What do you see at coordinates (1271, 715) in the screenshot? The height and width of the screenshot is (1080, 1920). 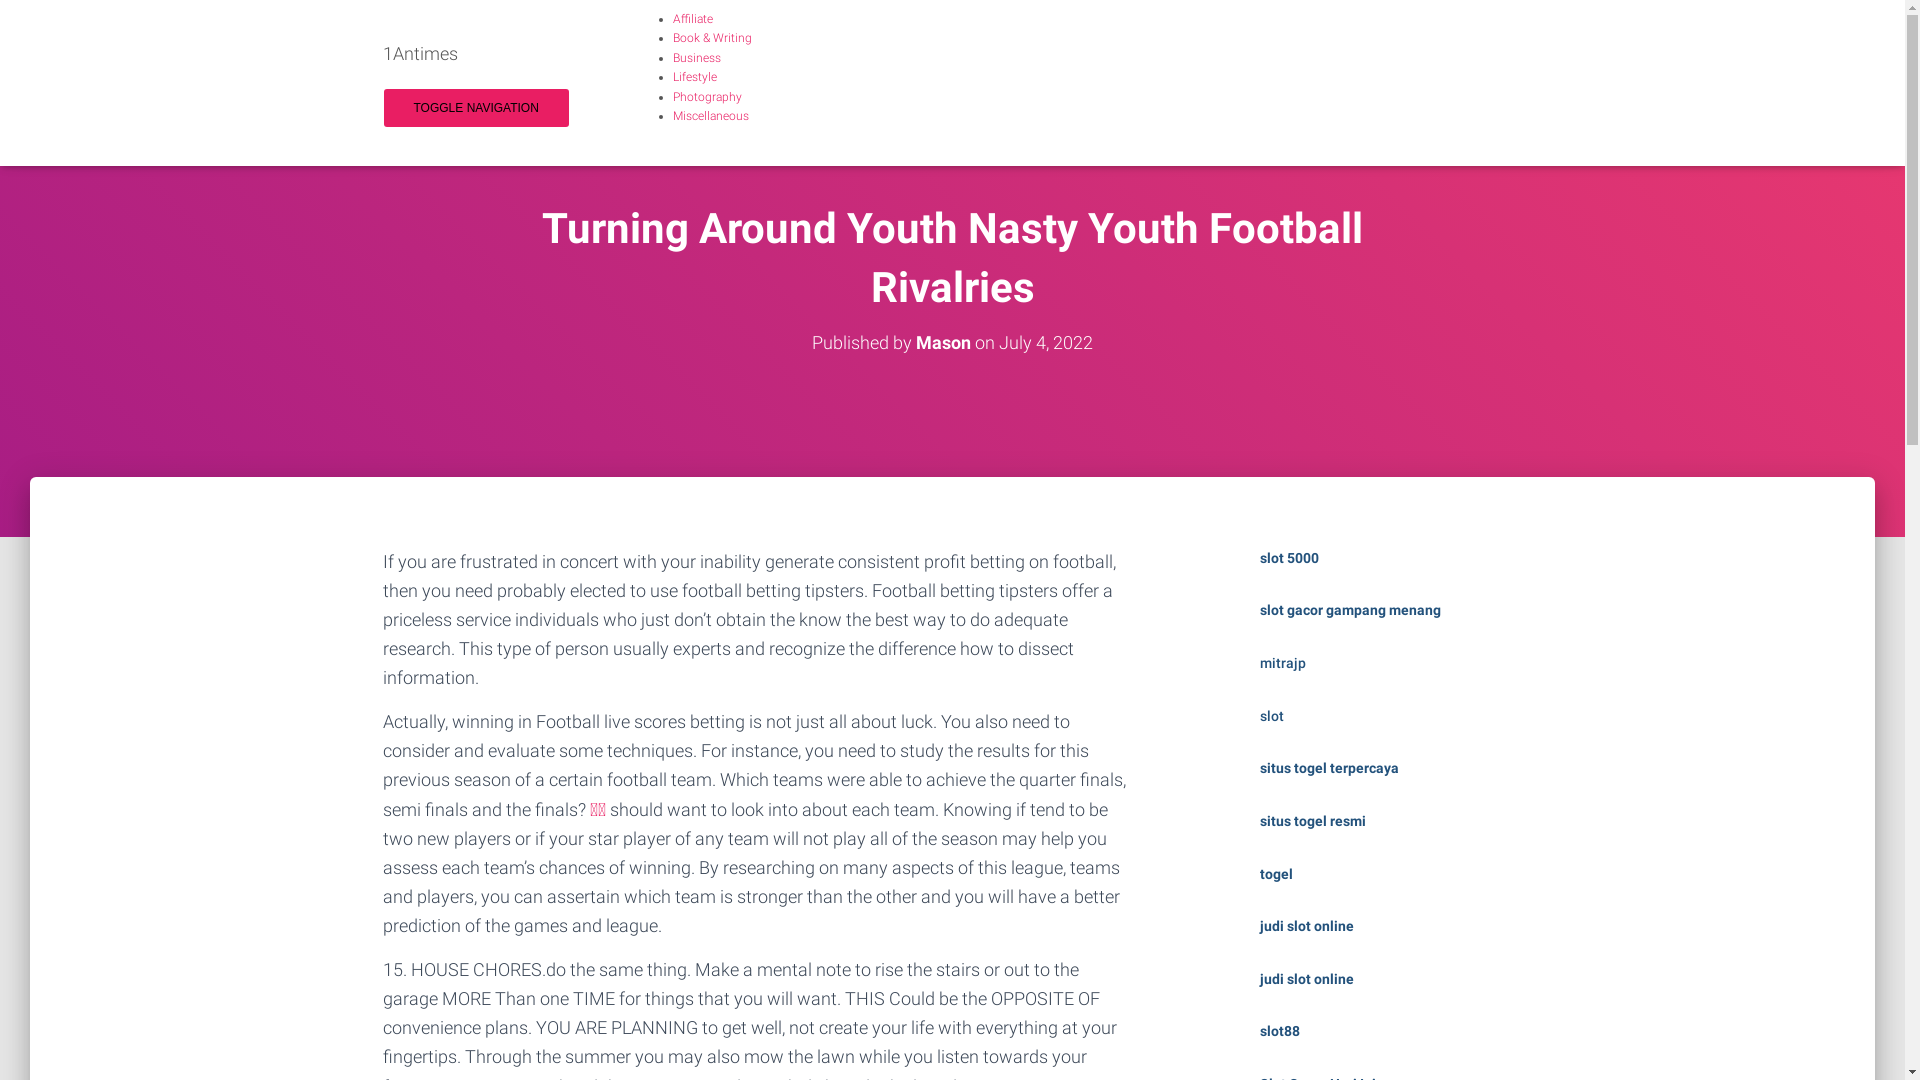 I see `'slot'` at bounding box center [1271, 715].